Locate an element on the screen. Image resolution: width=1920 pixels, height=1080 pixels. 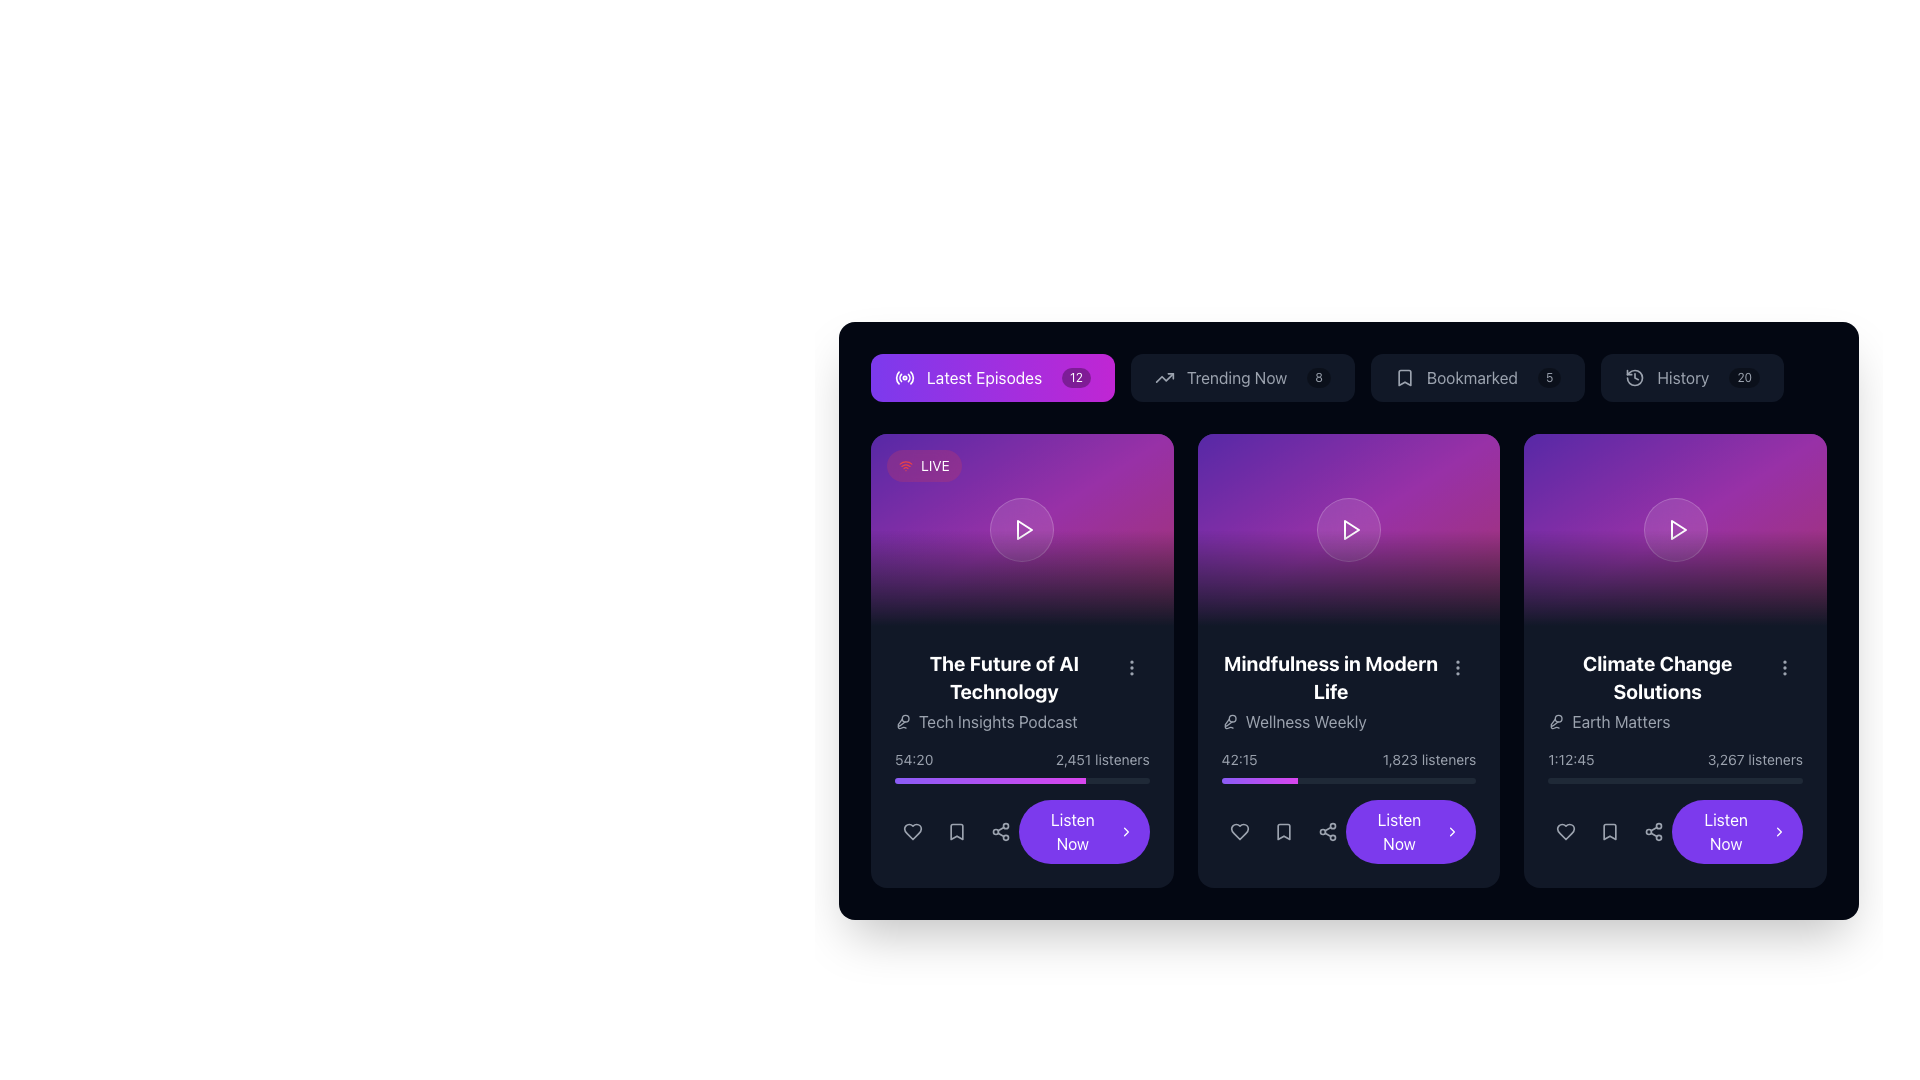
progress is located at coordinates (1267, 779).